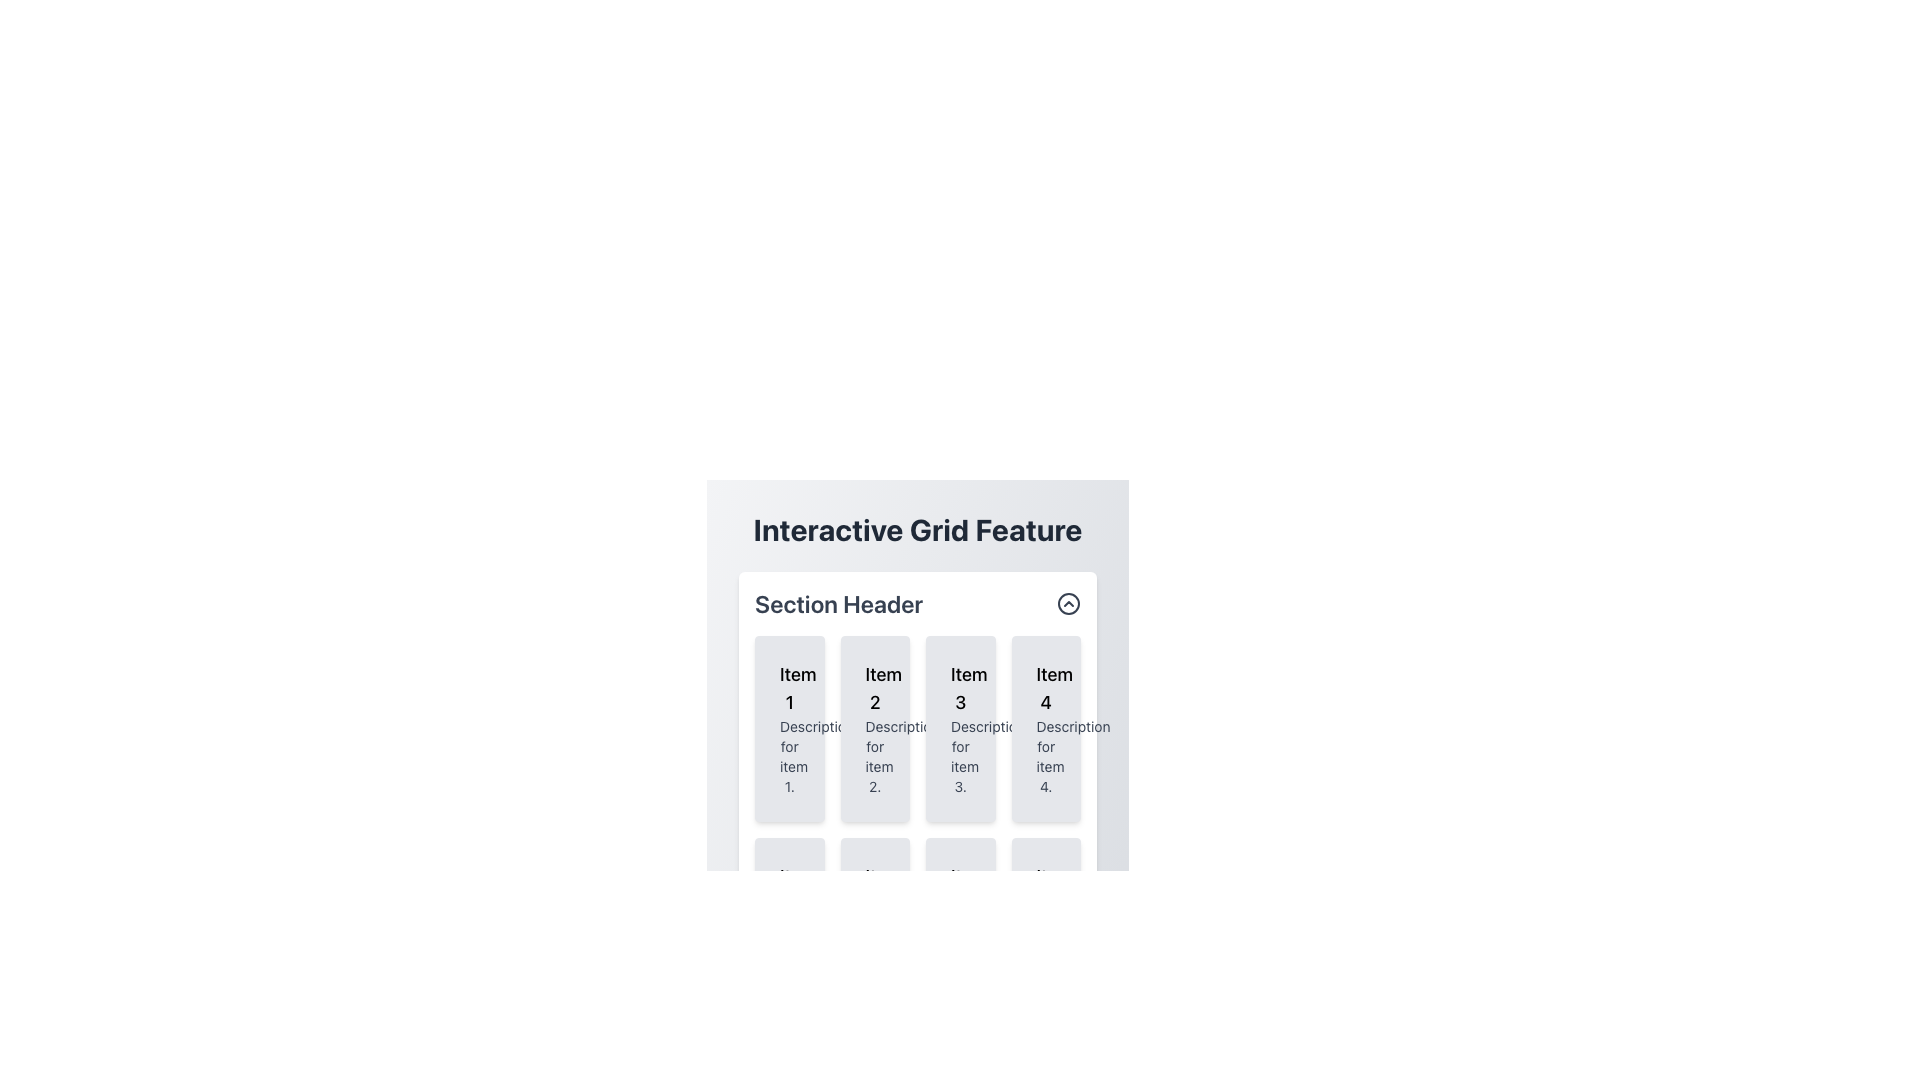 The image size is (1920, 1080). I want to click on the static text label indicating the title or name of an item in the third column of the grid under the 'Interactive Grid Feature' section, so click(960, 688).